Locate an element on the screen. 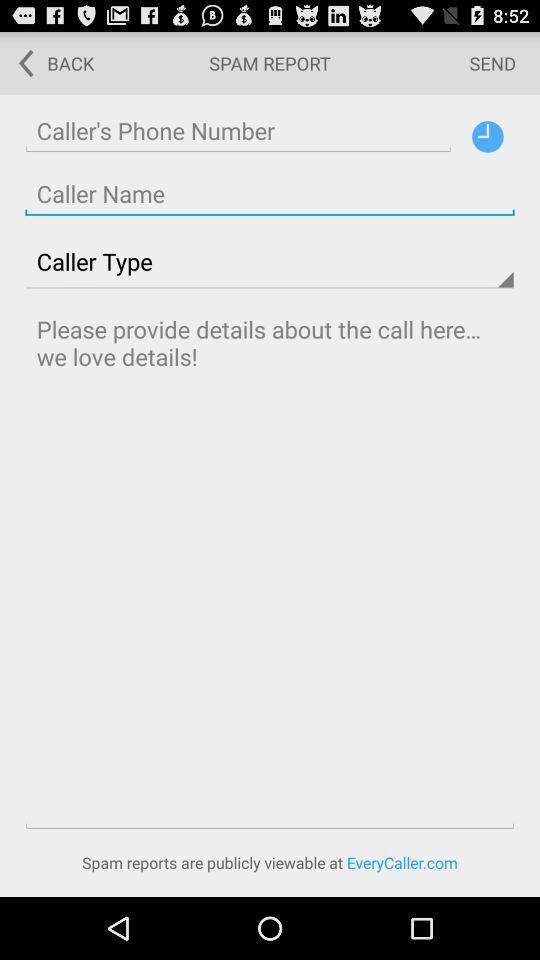  address page is located at coordinates (270, 193).